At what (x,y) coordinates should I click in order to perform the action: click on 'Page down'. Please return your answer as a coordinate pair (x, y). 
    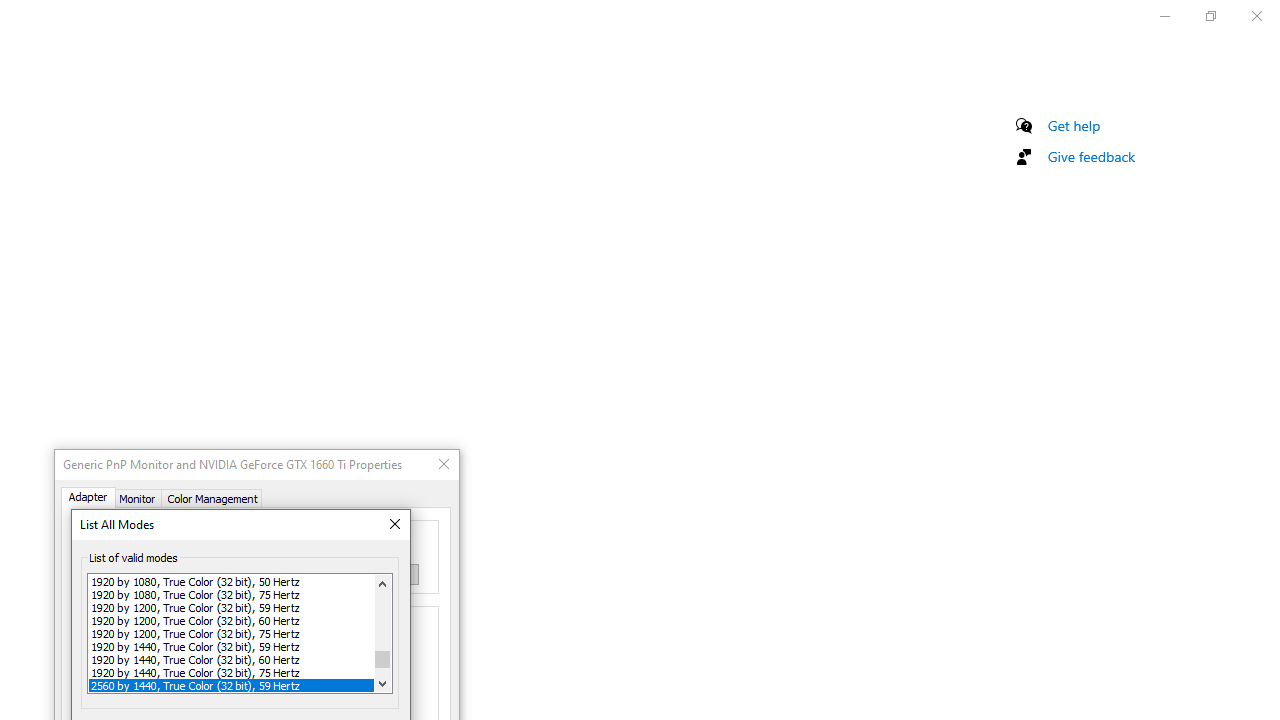
    Looking at the image, I should click on (382, 671).